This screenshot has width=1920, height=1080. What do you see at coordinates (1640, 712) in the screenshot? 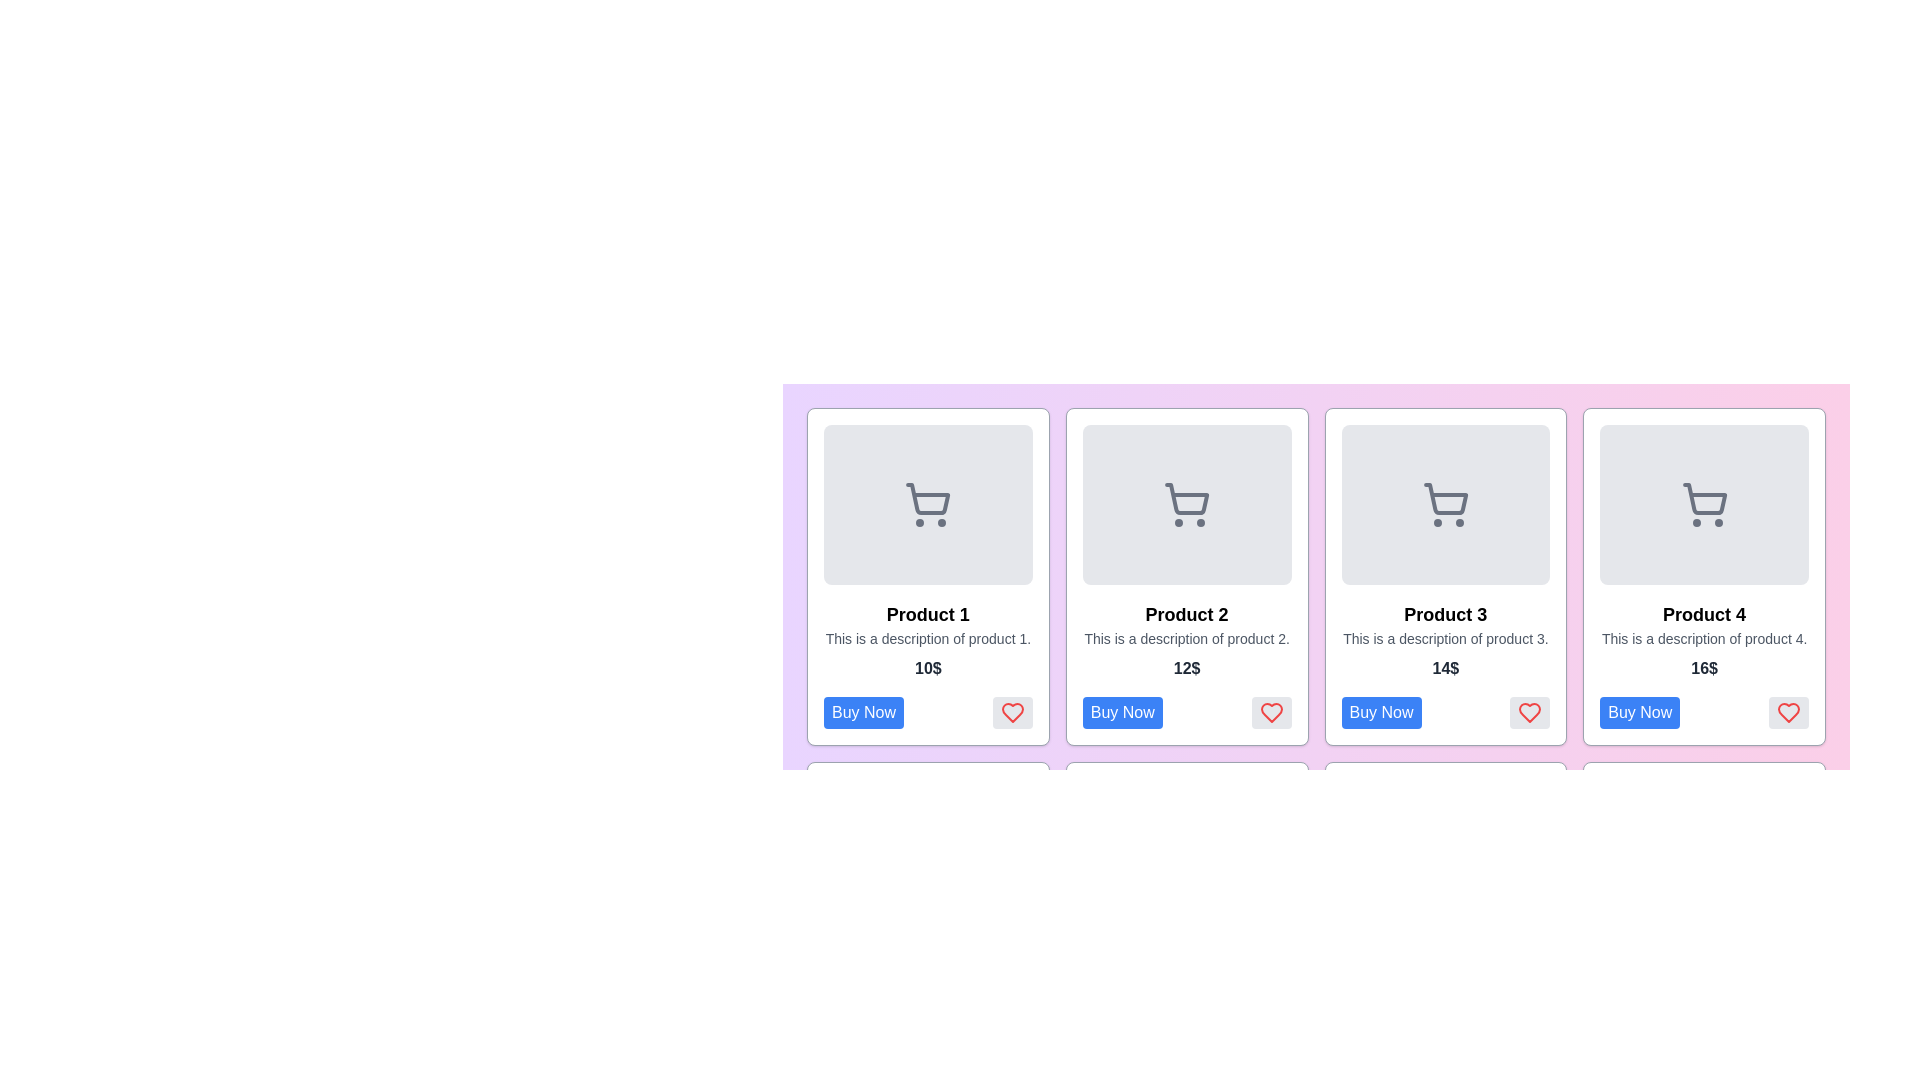
I see `the 'Buy Now' button located in the fourth product card beneath the product's price to initiate the purchase process` at bounding box center [1640, 712].